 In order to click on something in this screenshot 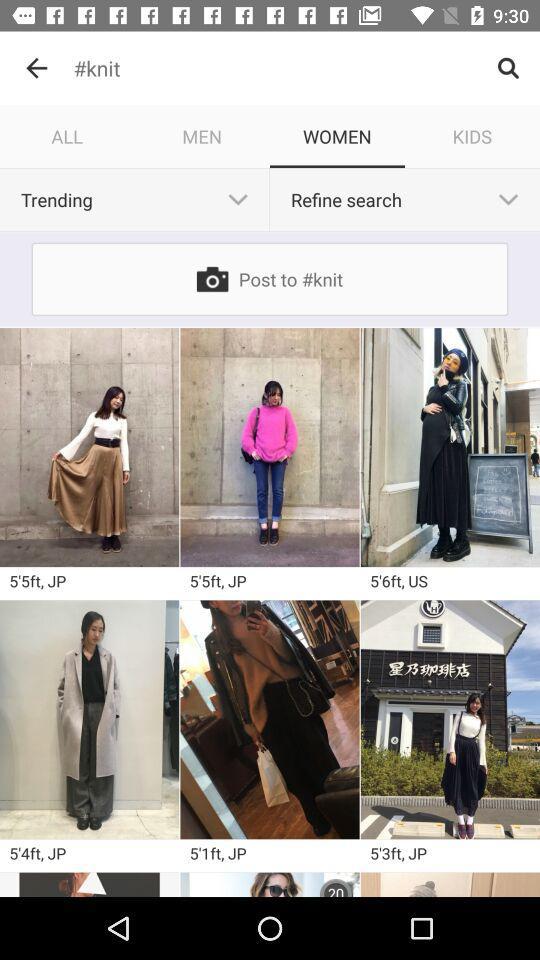, I will do `click(450, 719)`.